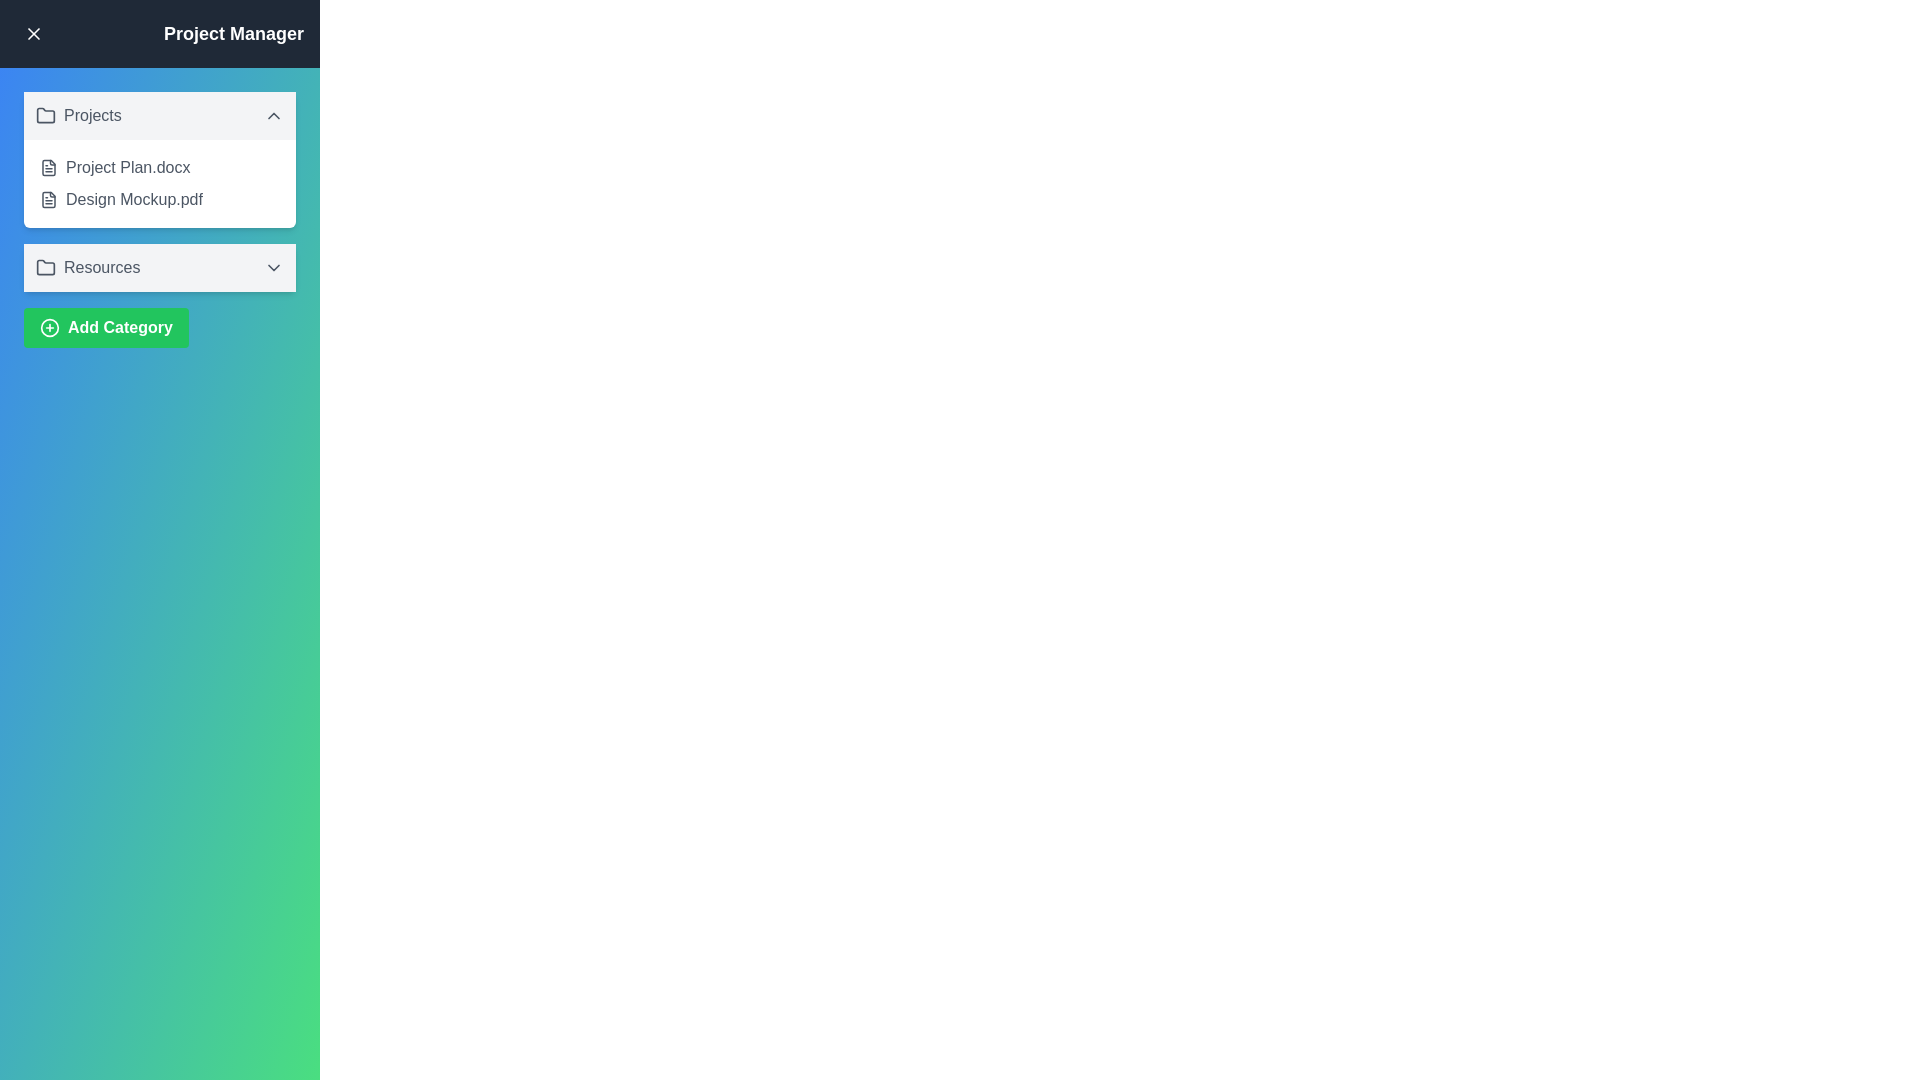 The width and height of the screenshot is (1920, 1080). What do you see at coordinates (48, 167) in the screenshot?
I see `the icon representing the 'Project Plan.docx' file located in the project management panel under 'Projects'` at bounding box center [48, 167].